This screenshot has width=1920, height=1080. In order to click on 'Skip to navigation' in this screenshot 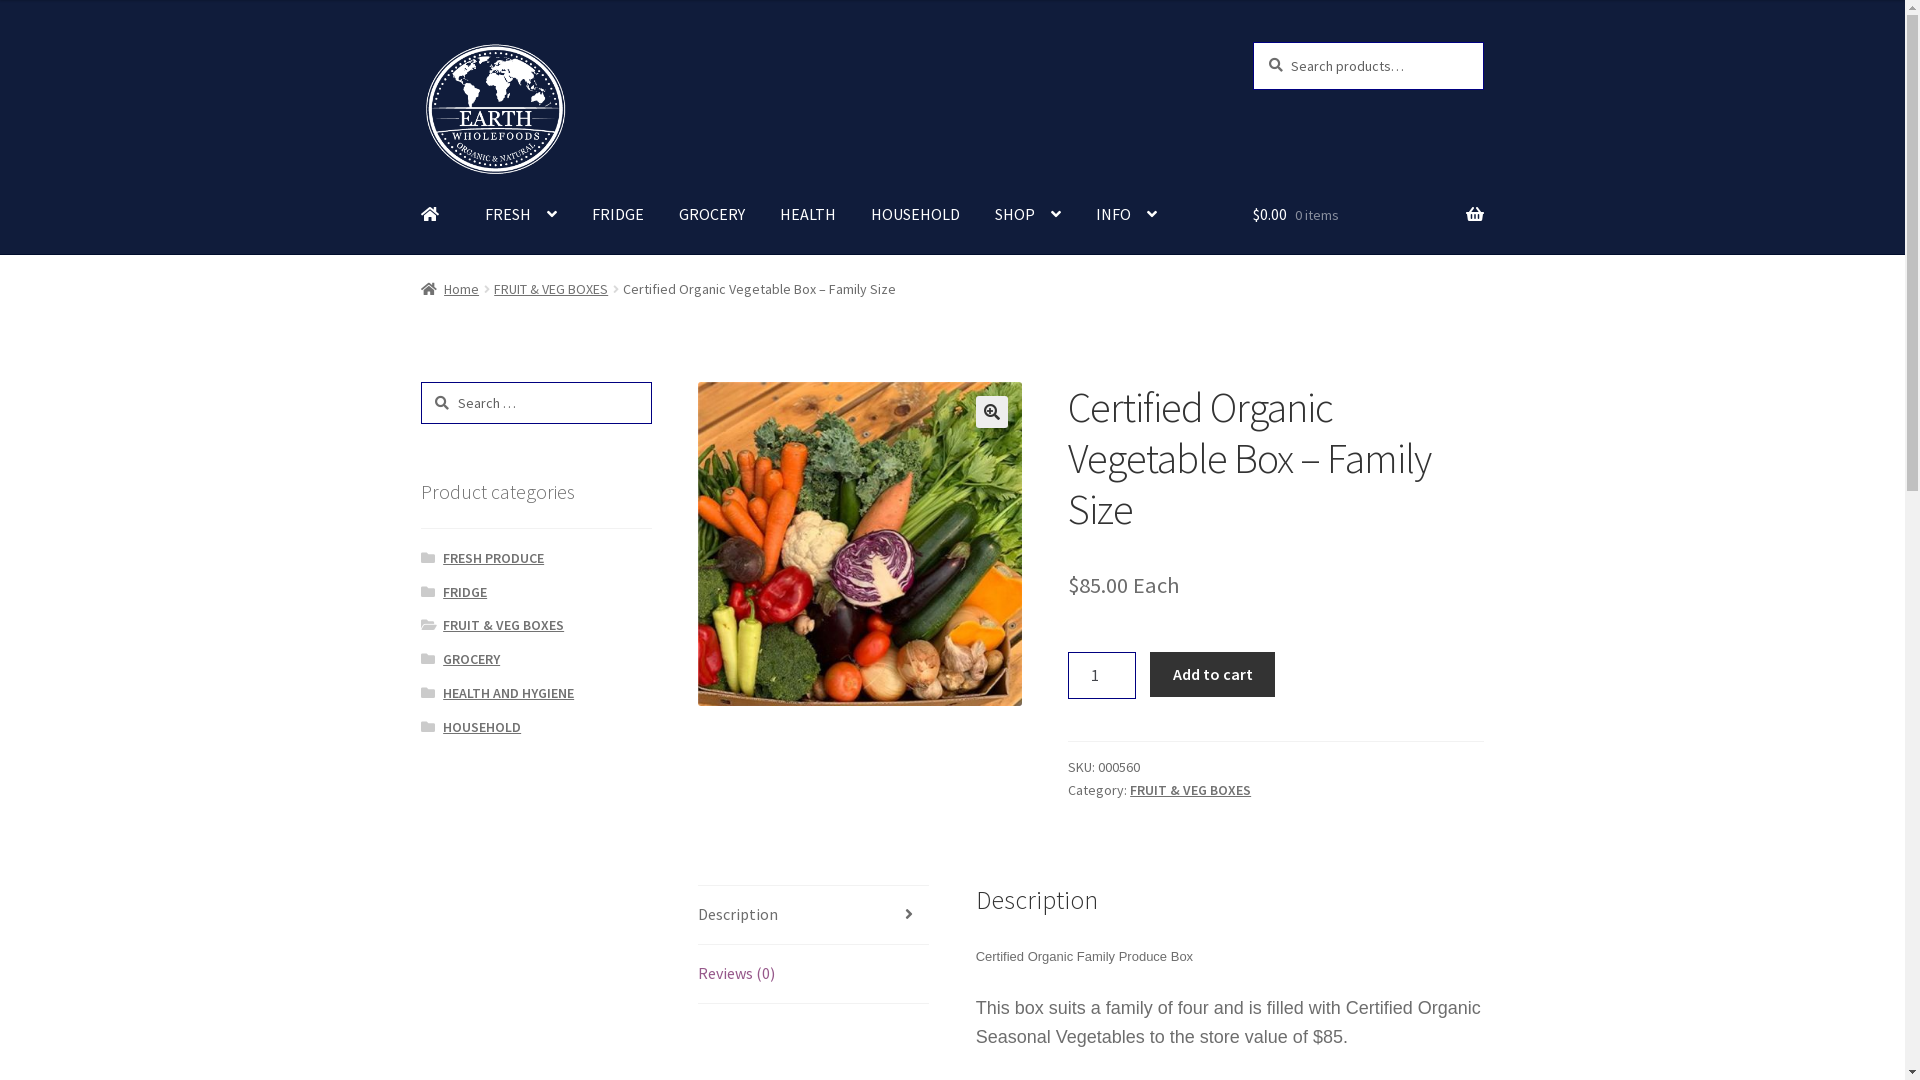, I will do `click(419, 41)`.